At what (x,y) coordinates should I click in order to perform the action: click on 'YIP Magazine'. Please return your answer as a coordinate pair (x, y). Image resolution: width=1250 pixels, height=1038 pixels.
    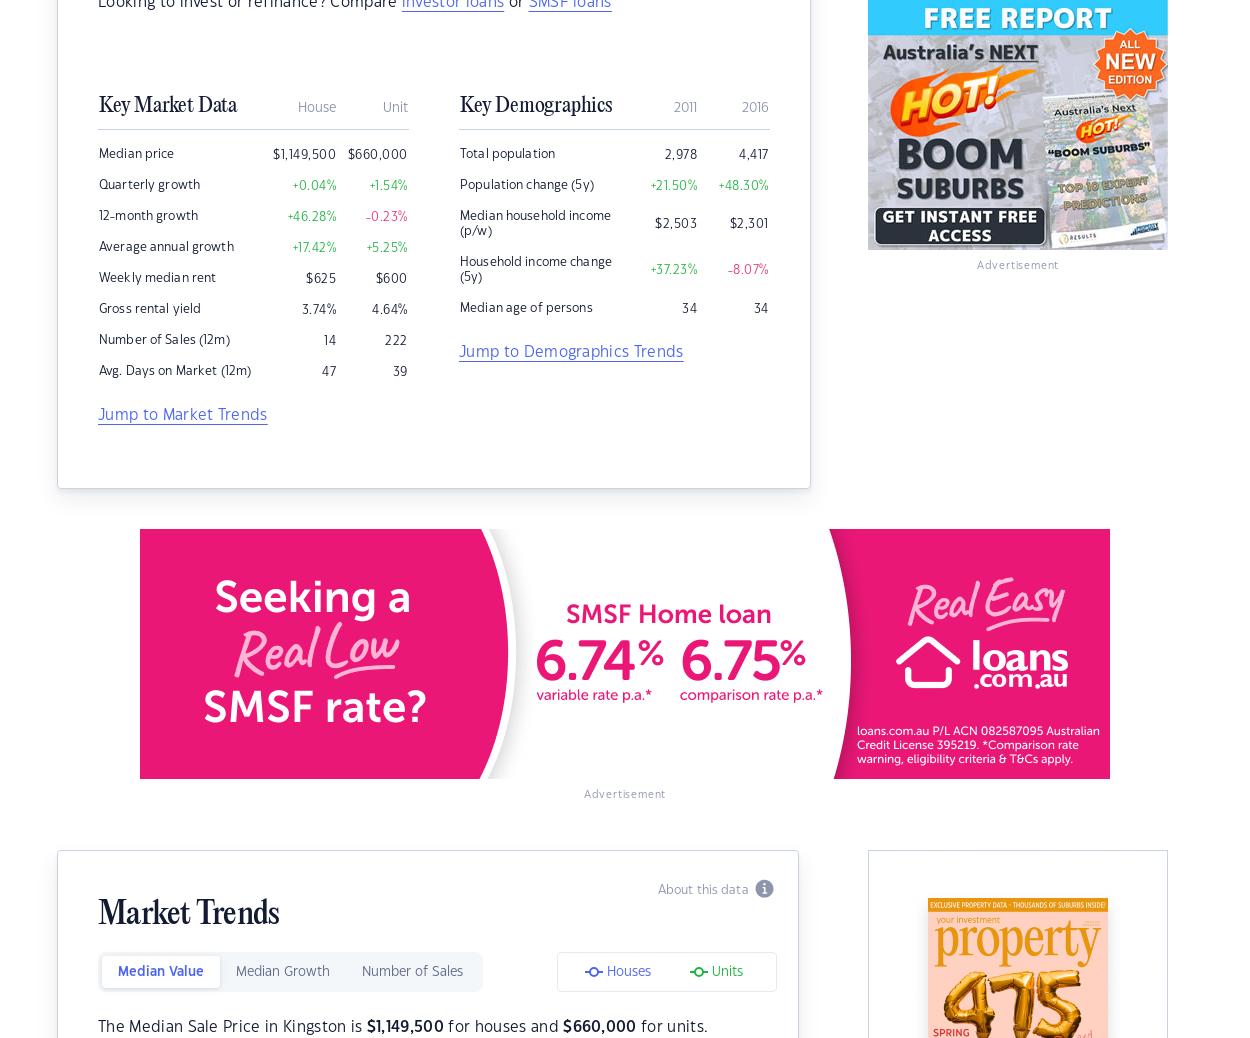
    Looking at the image, I should click on (104, 353).